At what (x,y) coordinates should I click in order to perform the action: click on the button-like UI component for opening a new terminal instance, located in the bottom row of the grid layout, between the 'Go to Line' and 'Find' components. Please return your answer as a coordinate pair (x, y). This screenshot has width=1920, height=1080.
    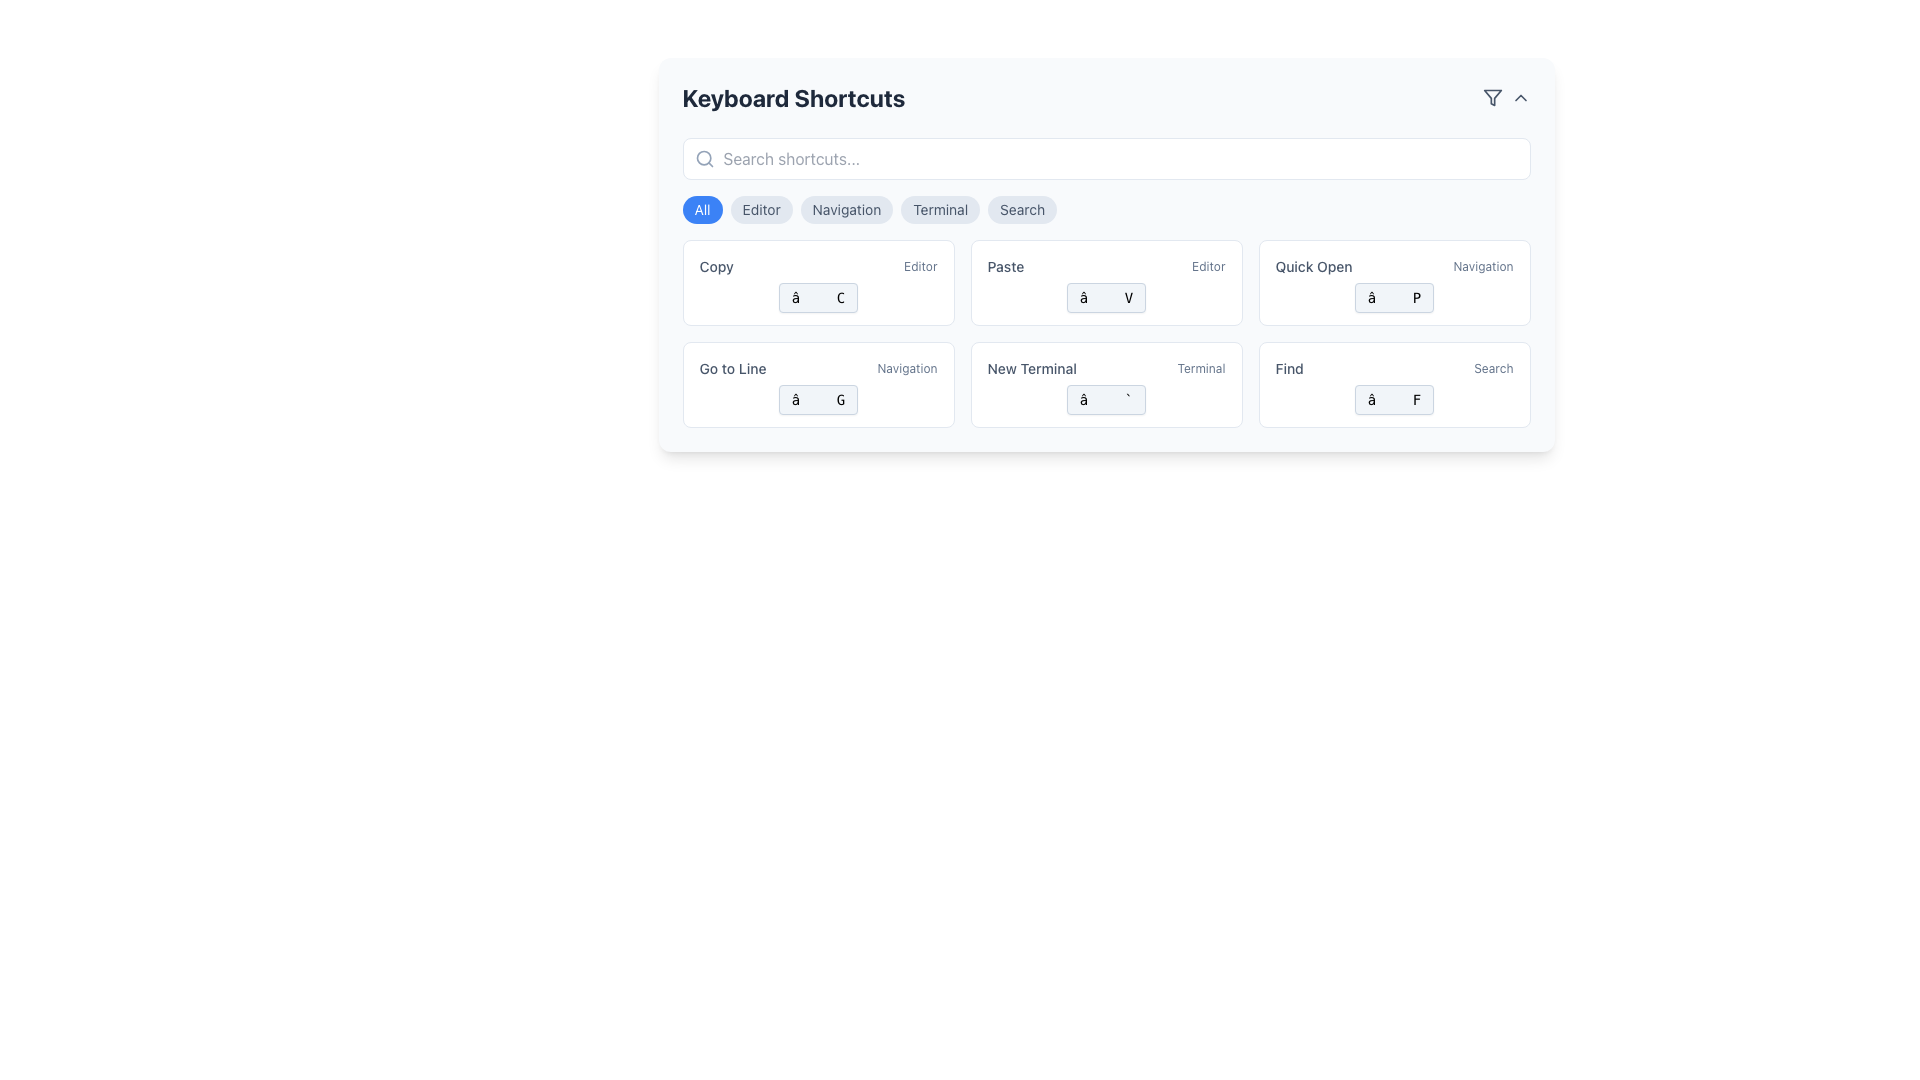
    Looking at the image, I should click on (1105, 385).